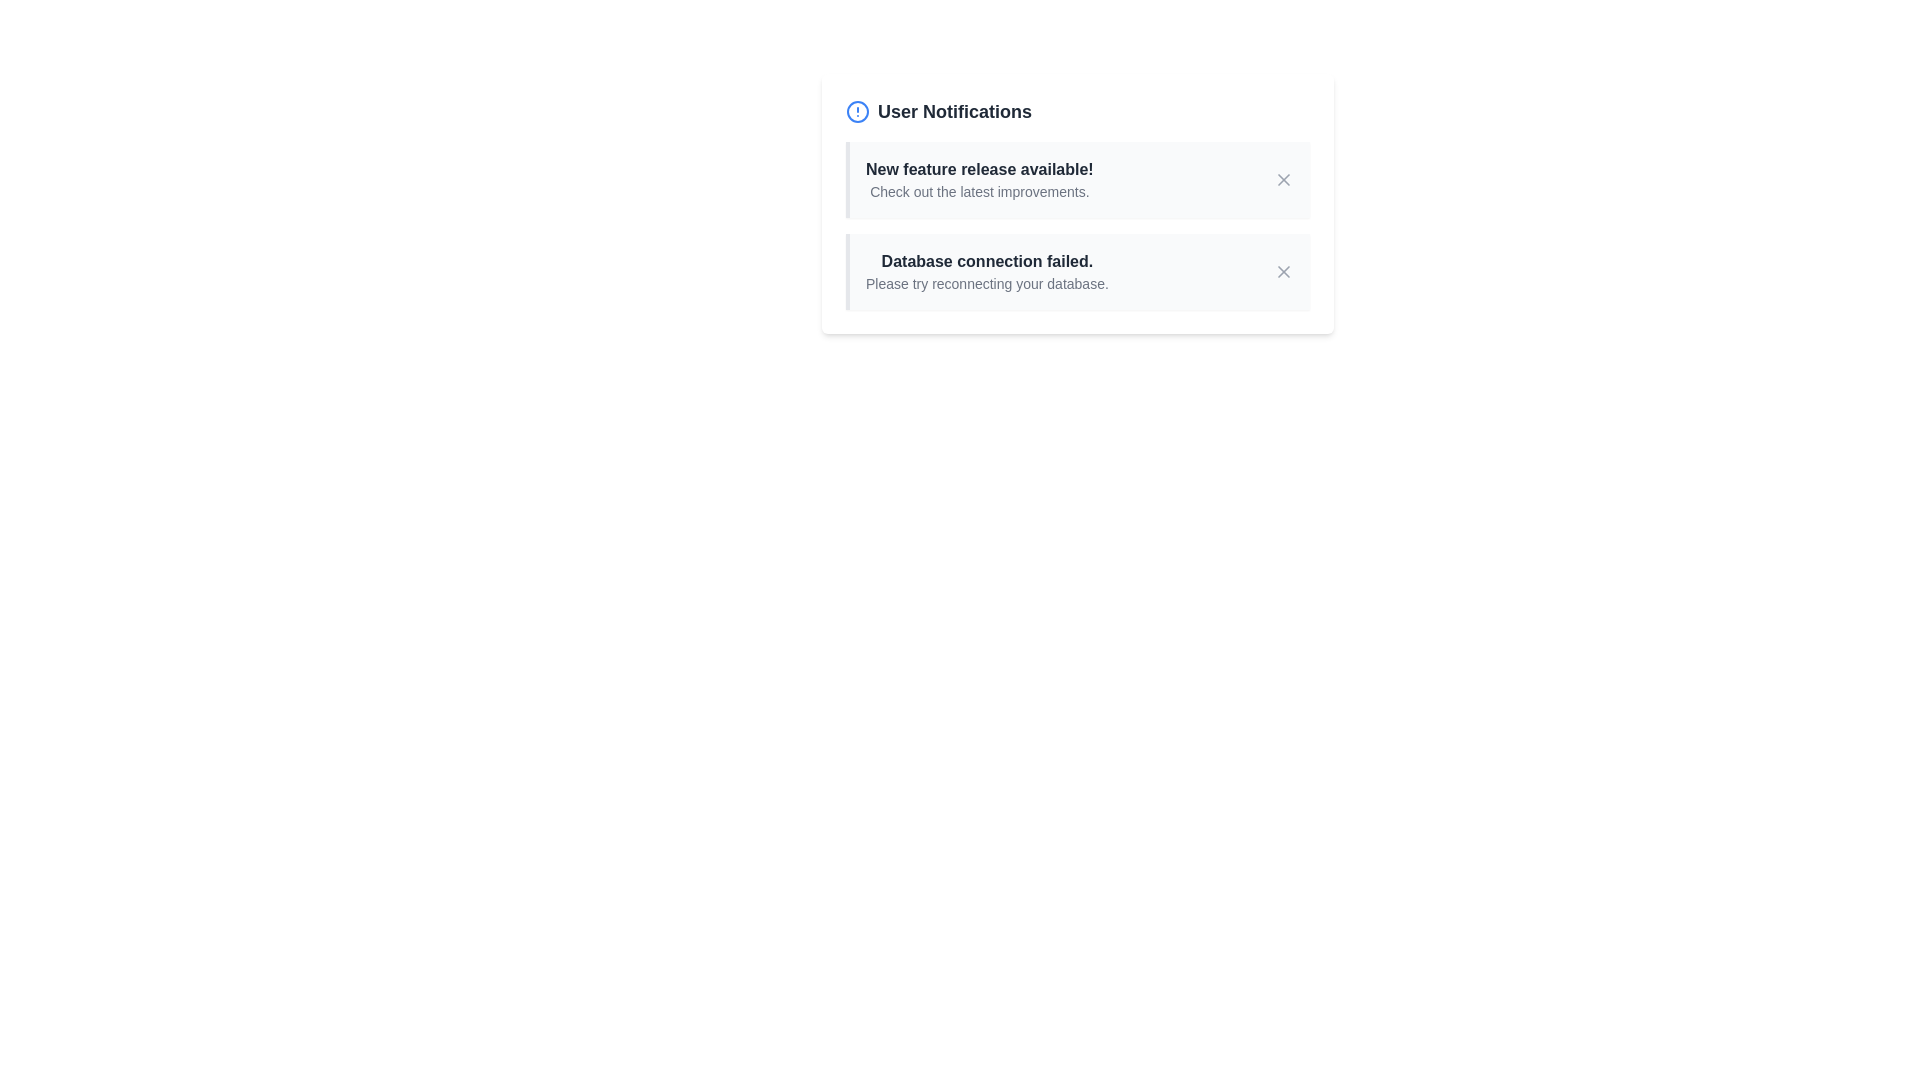  Describe the element at coordinates (1283, 272) in the screenshot. I see `the 'X' icon` at that location.